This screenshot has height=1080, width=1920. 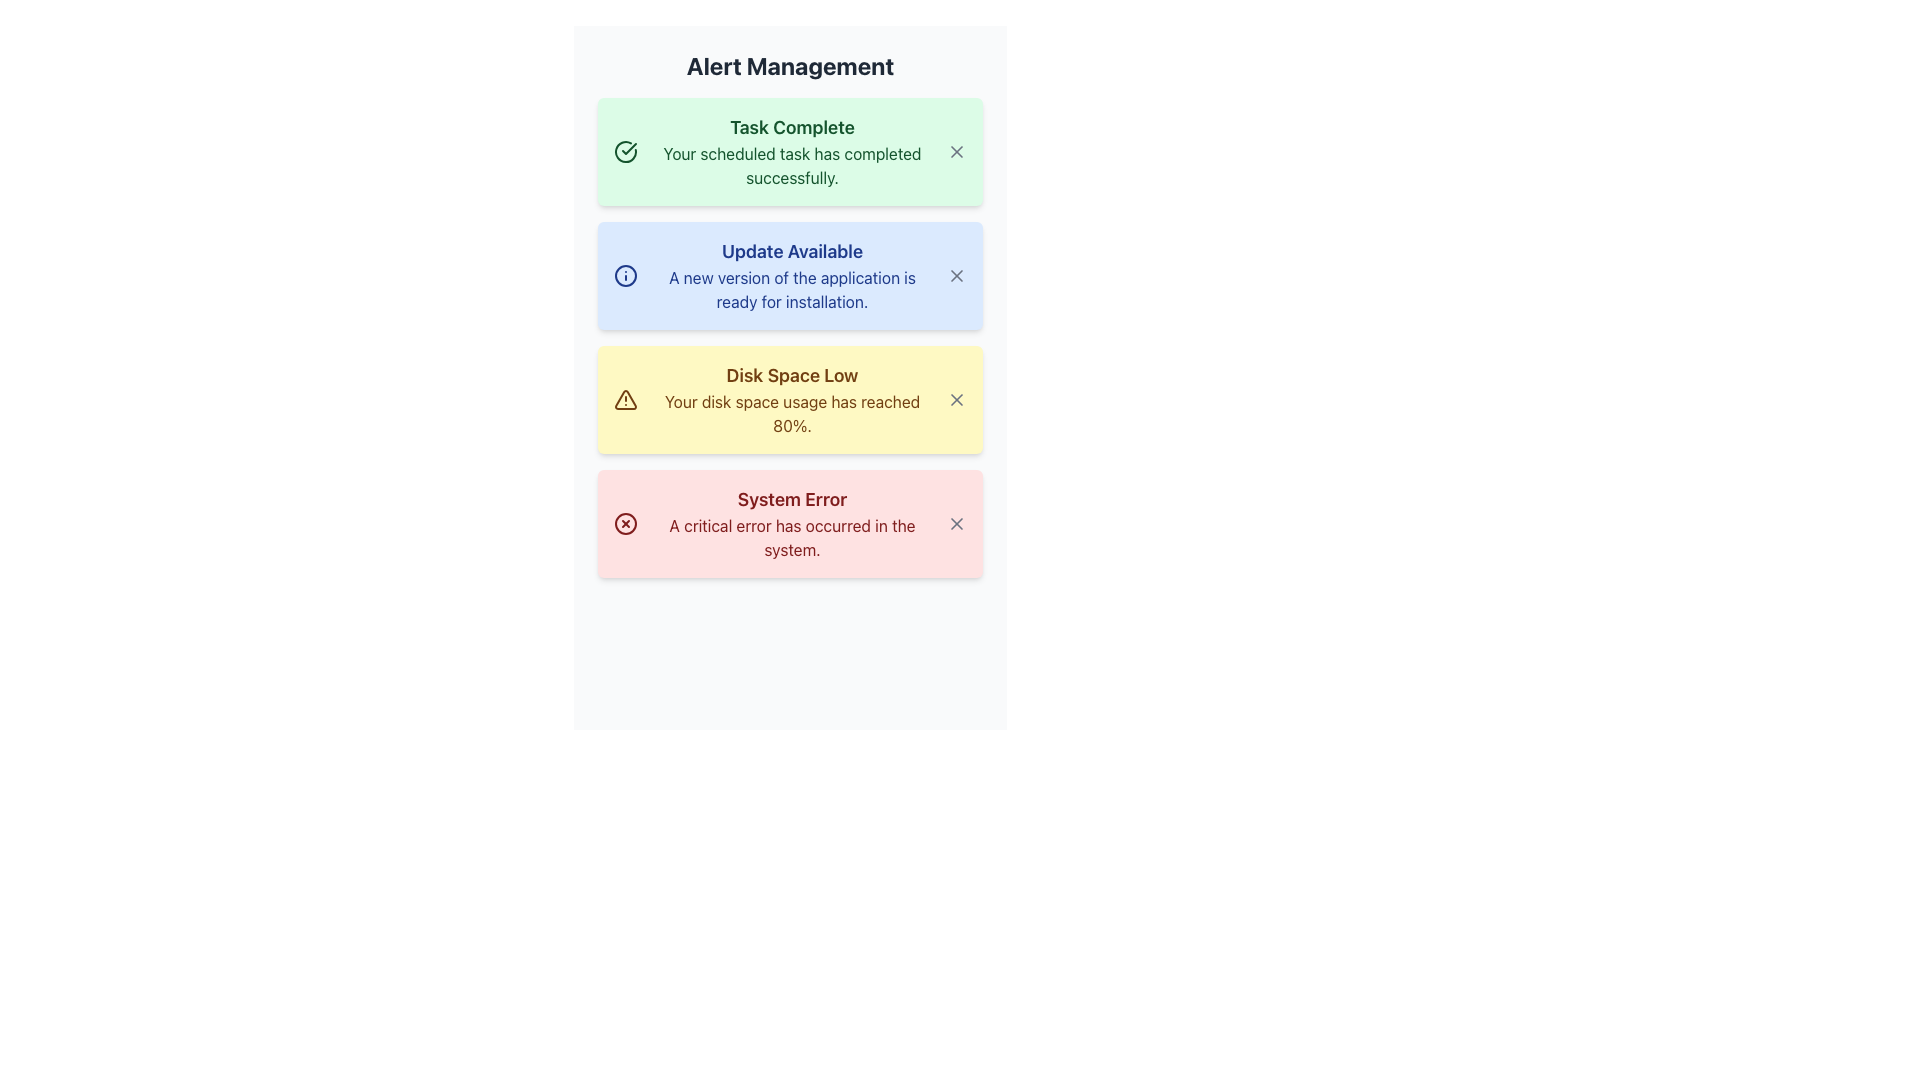 I want to click on the dismiss icon, represented as a diagonal cross ('X'), located in the first alert box titled 'Task Complete' at the far right edge, so click(x=955, y=150).